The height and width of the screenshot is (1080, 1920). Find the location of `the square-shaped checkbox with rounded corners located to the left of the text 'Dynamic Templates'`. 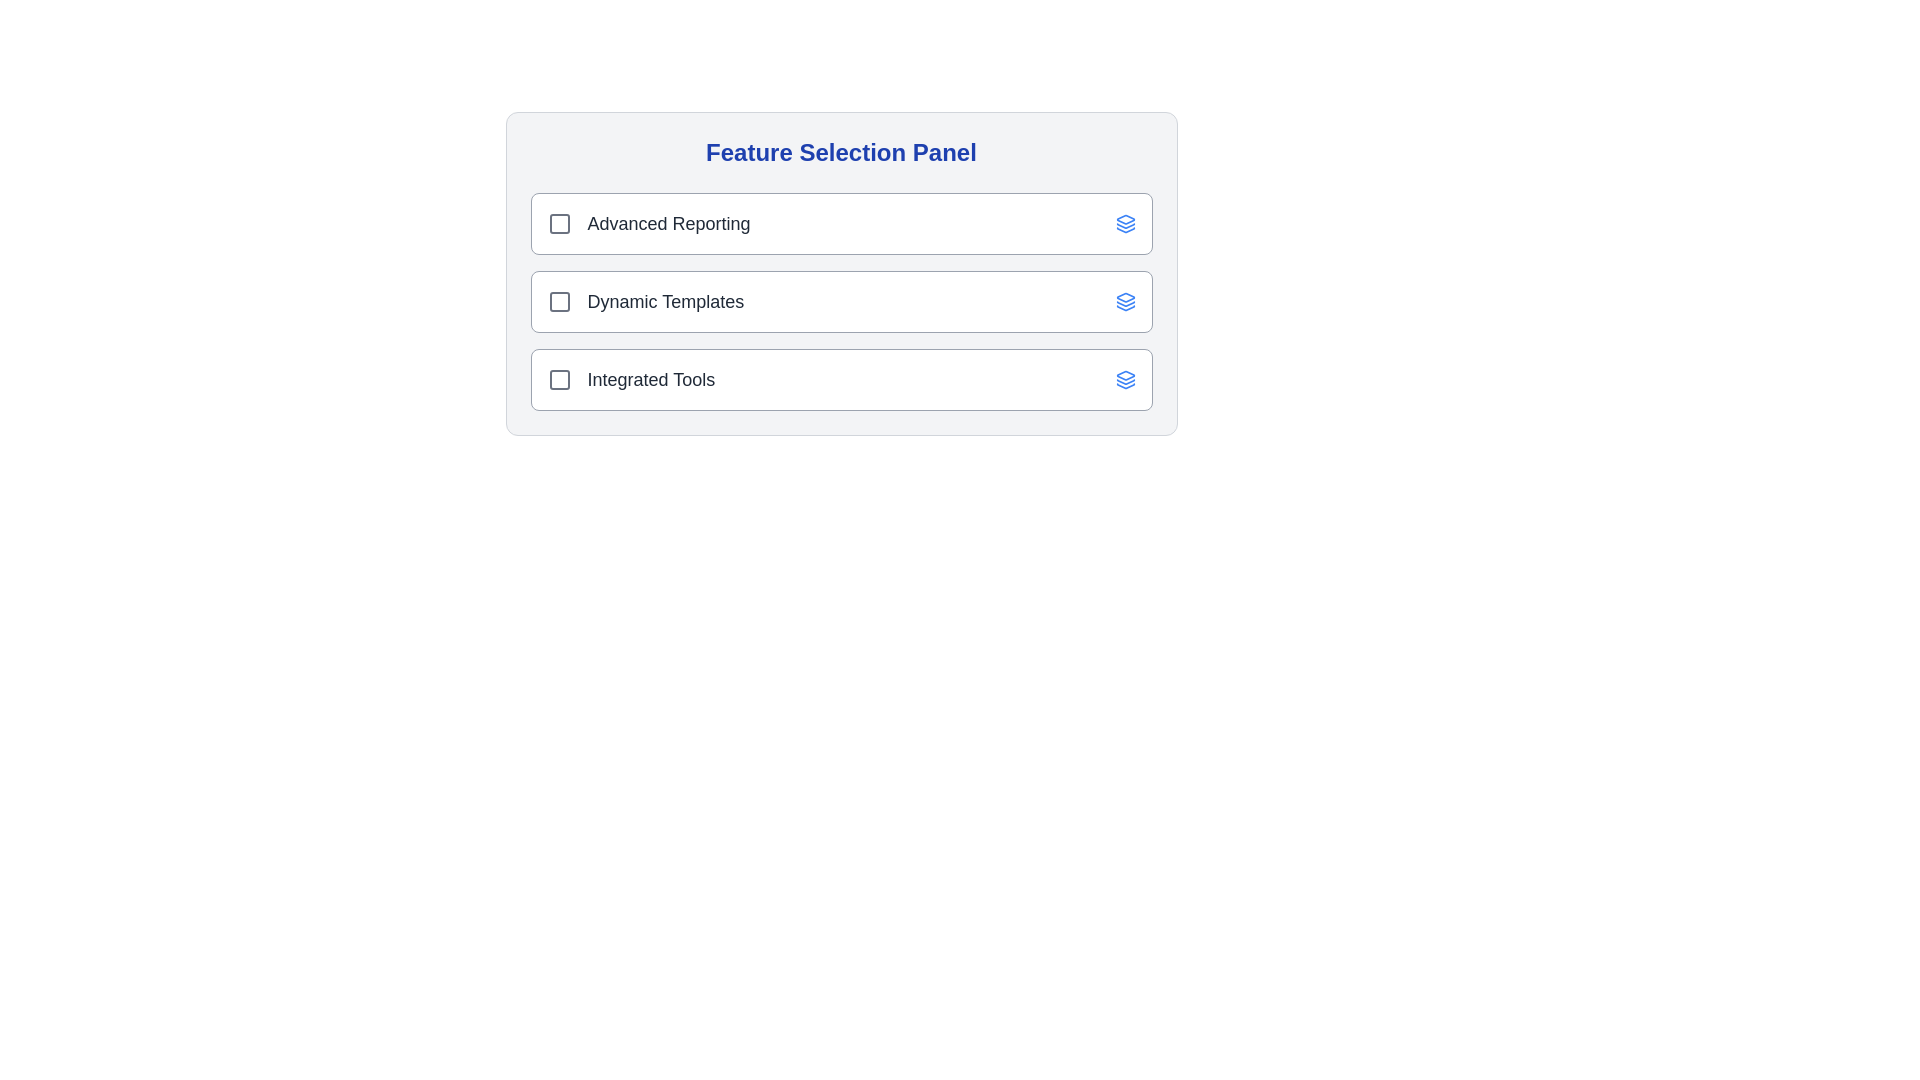

the square-shaped checkbox with rounded corners located to the left of the text 'Dynamic Templates' is located at coordinates (559, 301).